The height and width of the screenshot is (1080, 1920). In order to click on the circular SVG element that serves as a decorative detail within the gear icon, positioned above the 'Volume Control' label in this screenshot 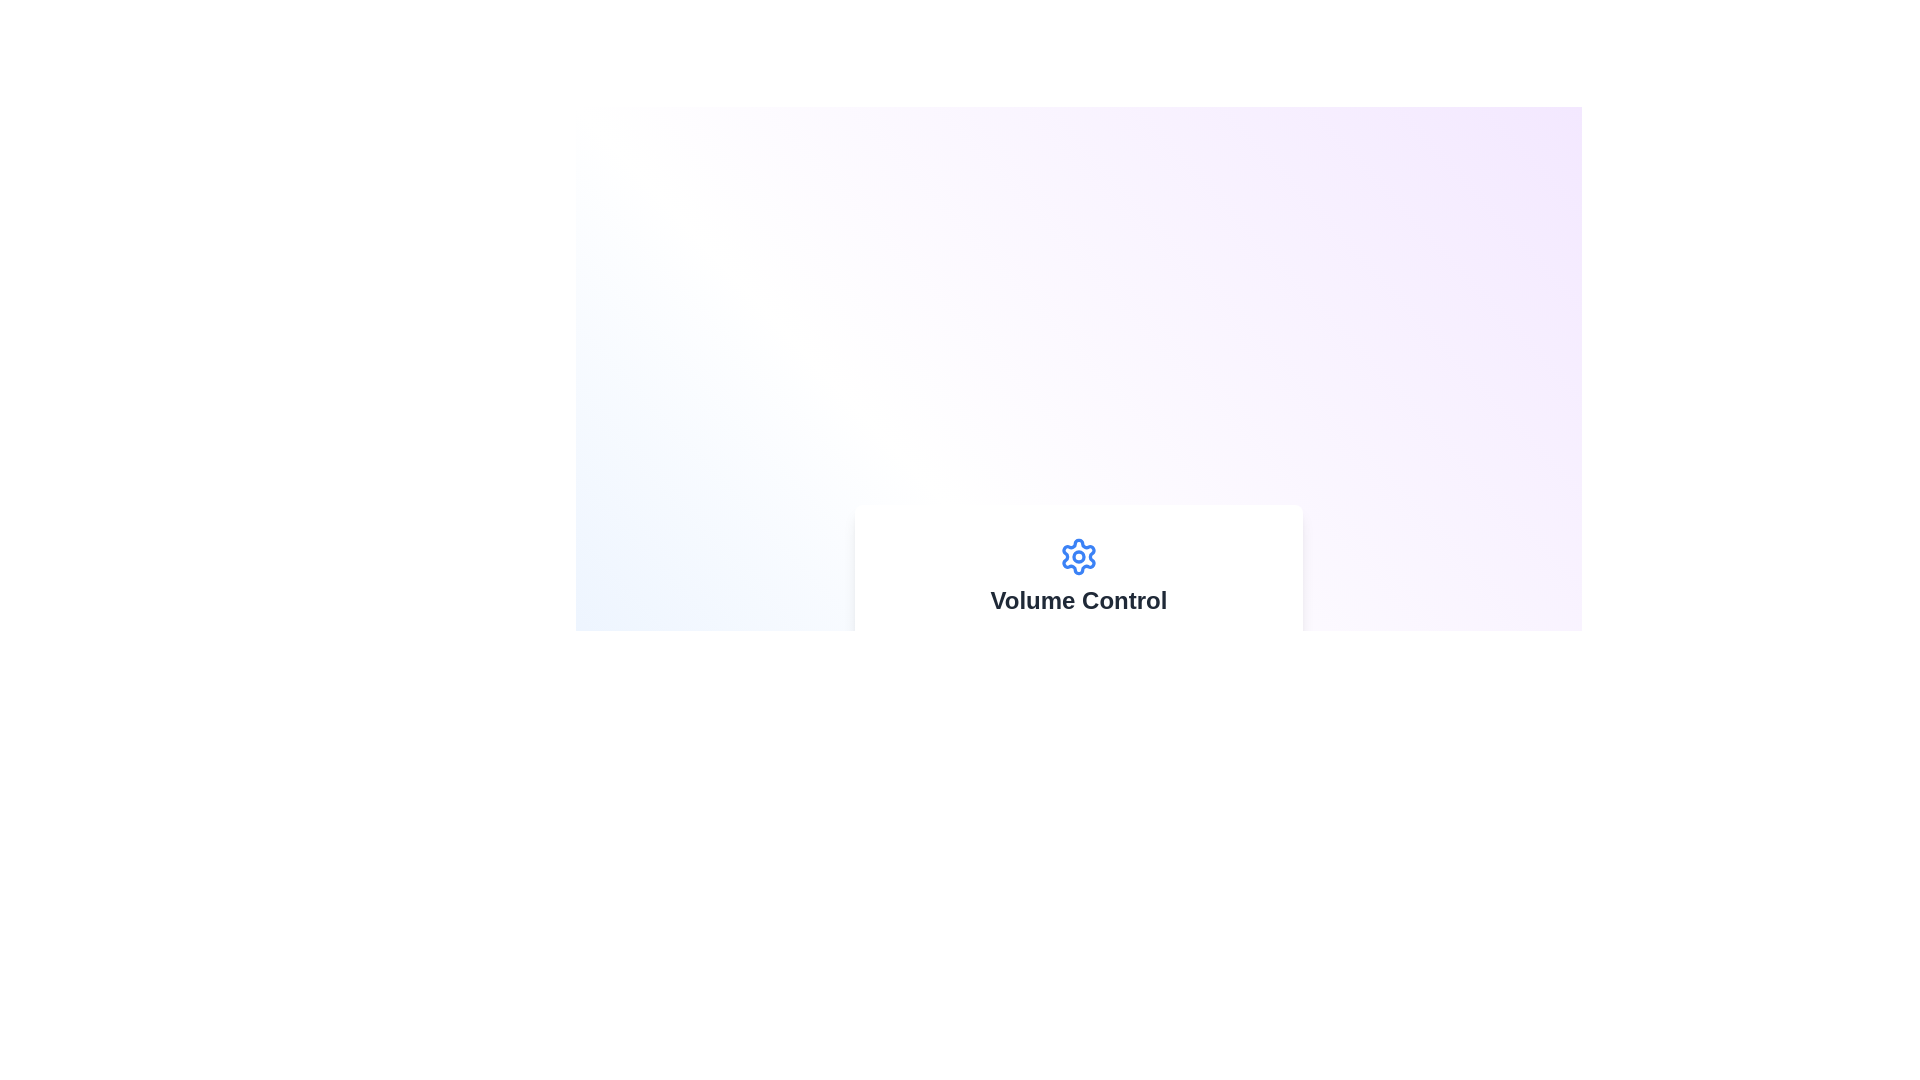, I will do `click(1078, 556)`.